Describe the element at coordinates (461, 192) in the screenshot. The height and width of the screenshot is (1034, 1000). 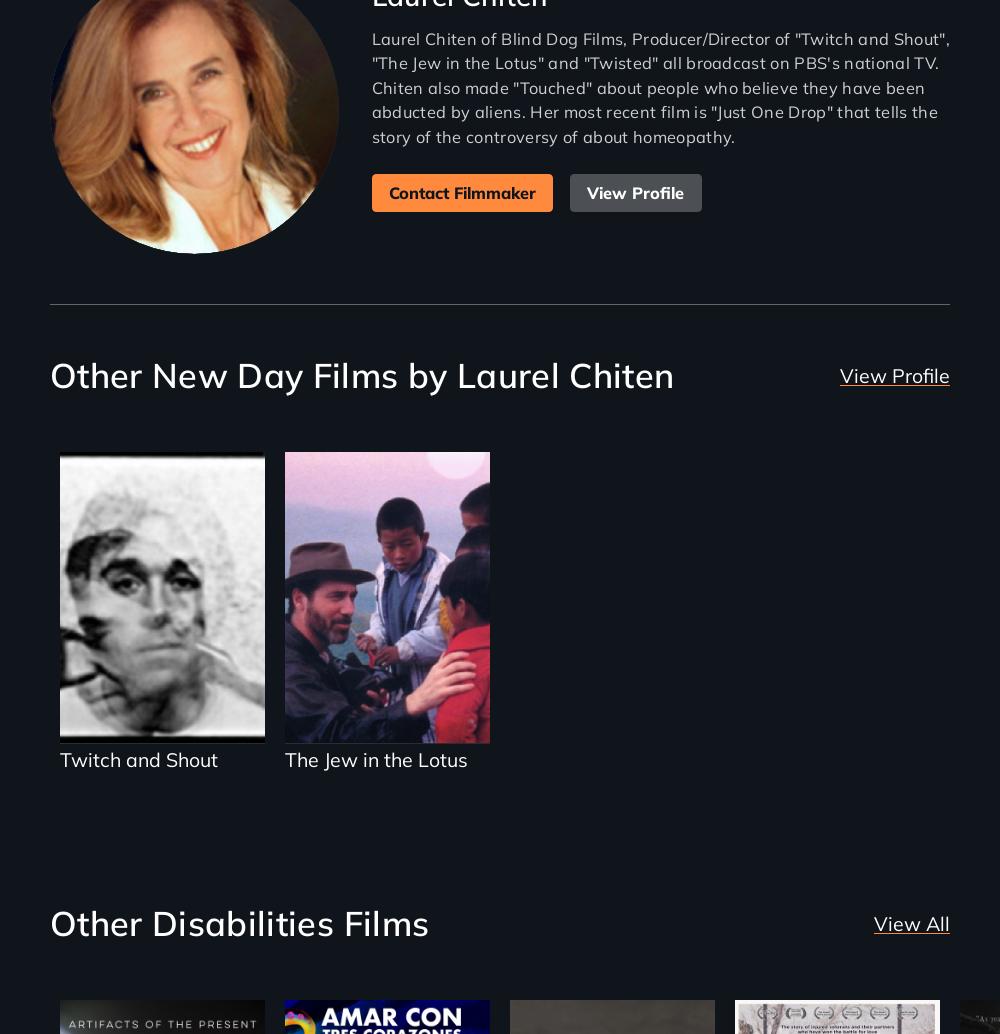
I see `'Contact Filmmaker'` at that location.